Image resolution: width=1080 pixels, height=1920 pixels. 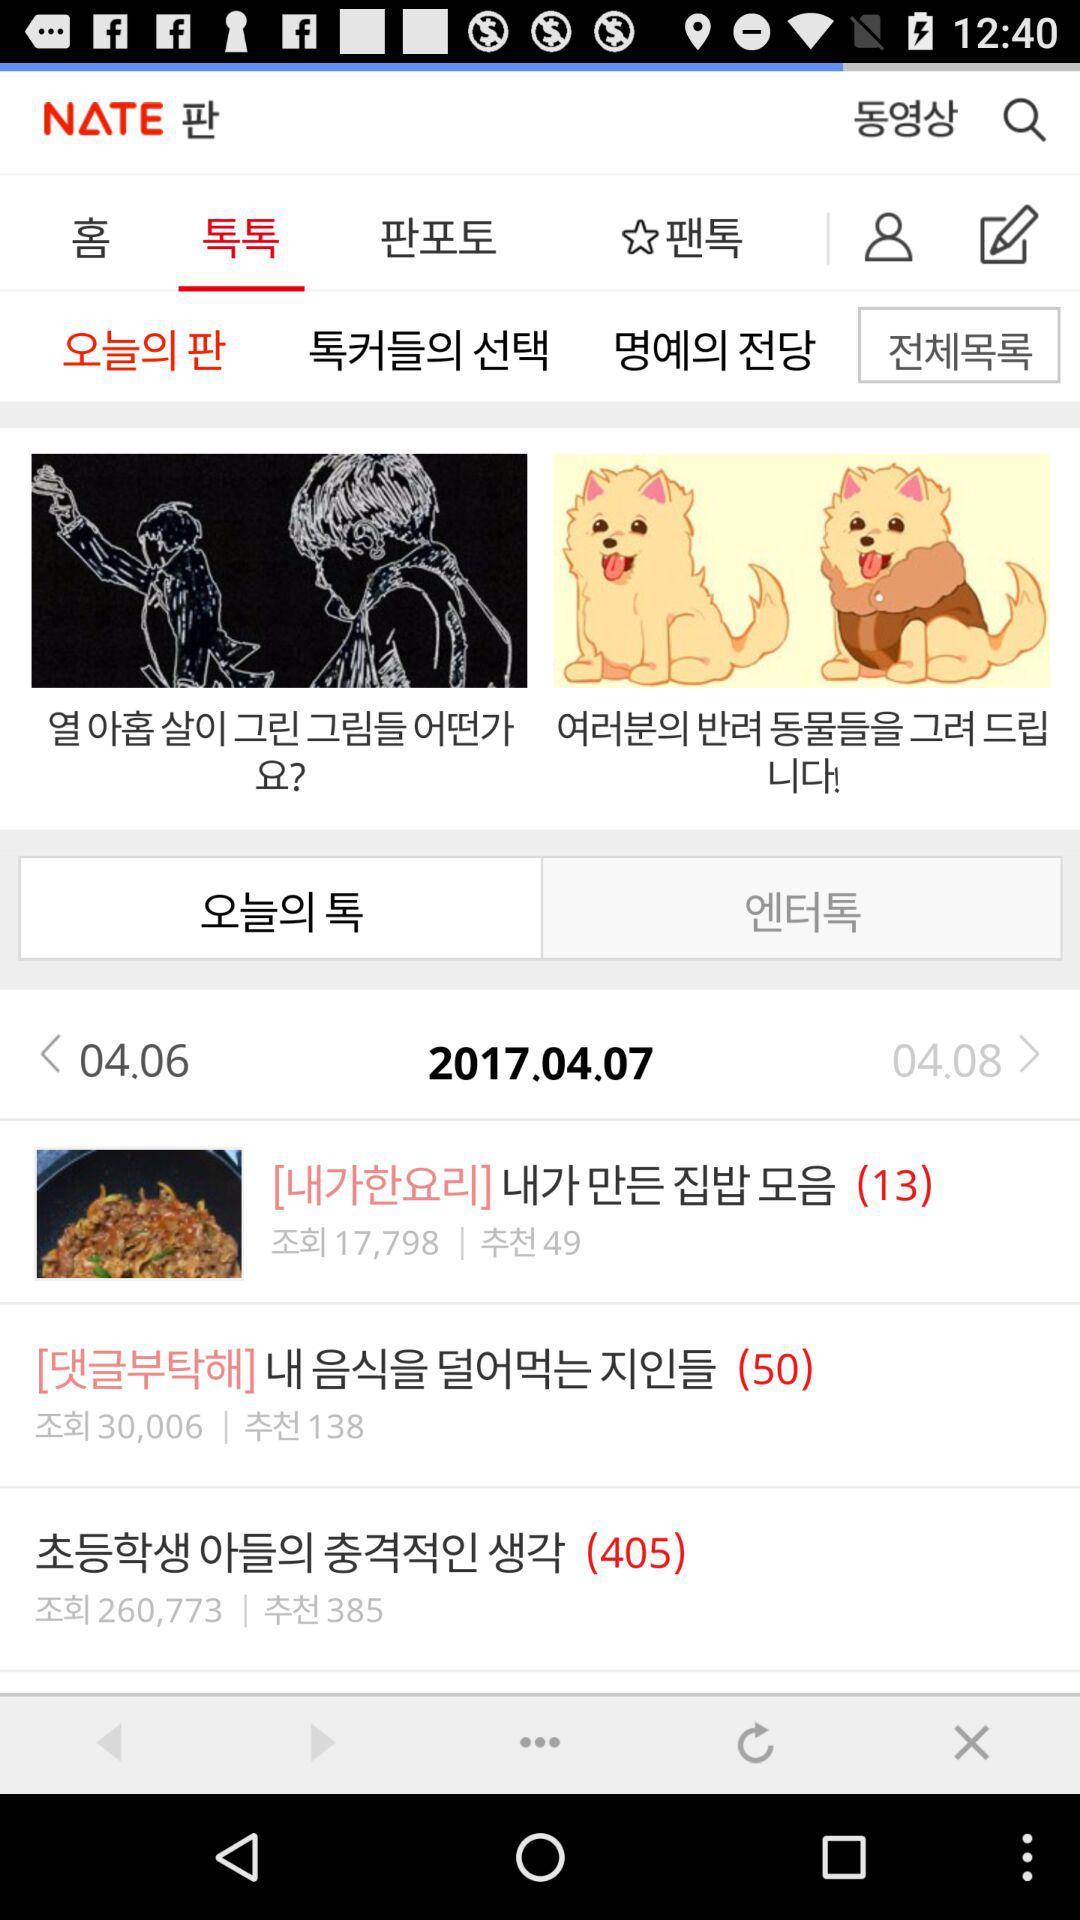 I want to click on the swap icon, so click(x=756, y=1863).